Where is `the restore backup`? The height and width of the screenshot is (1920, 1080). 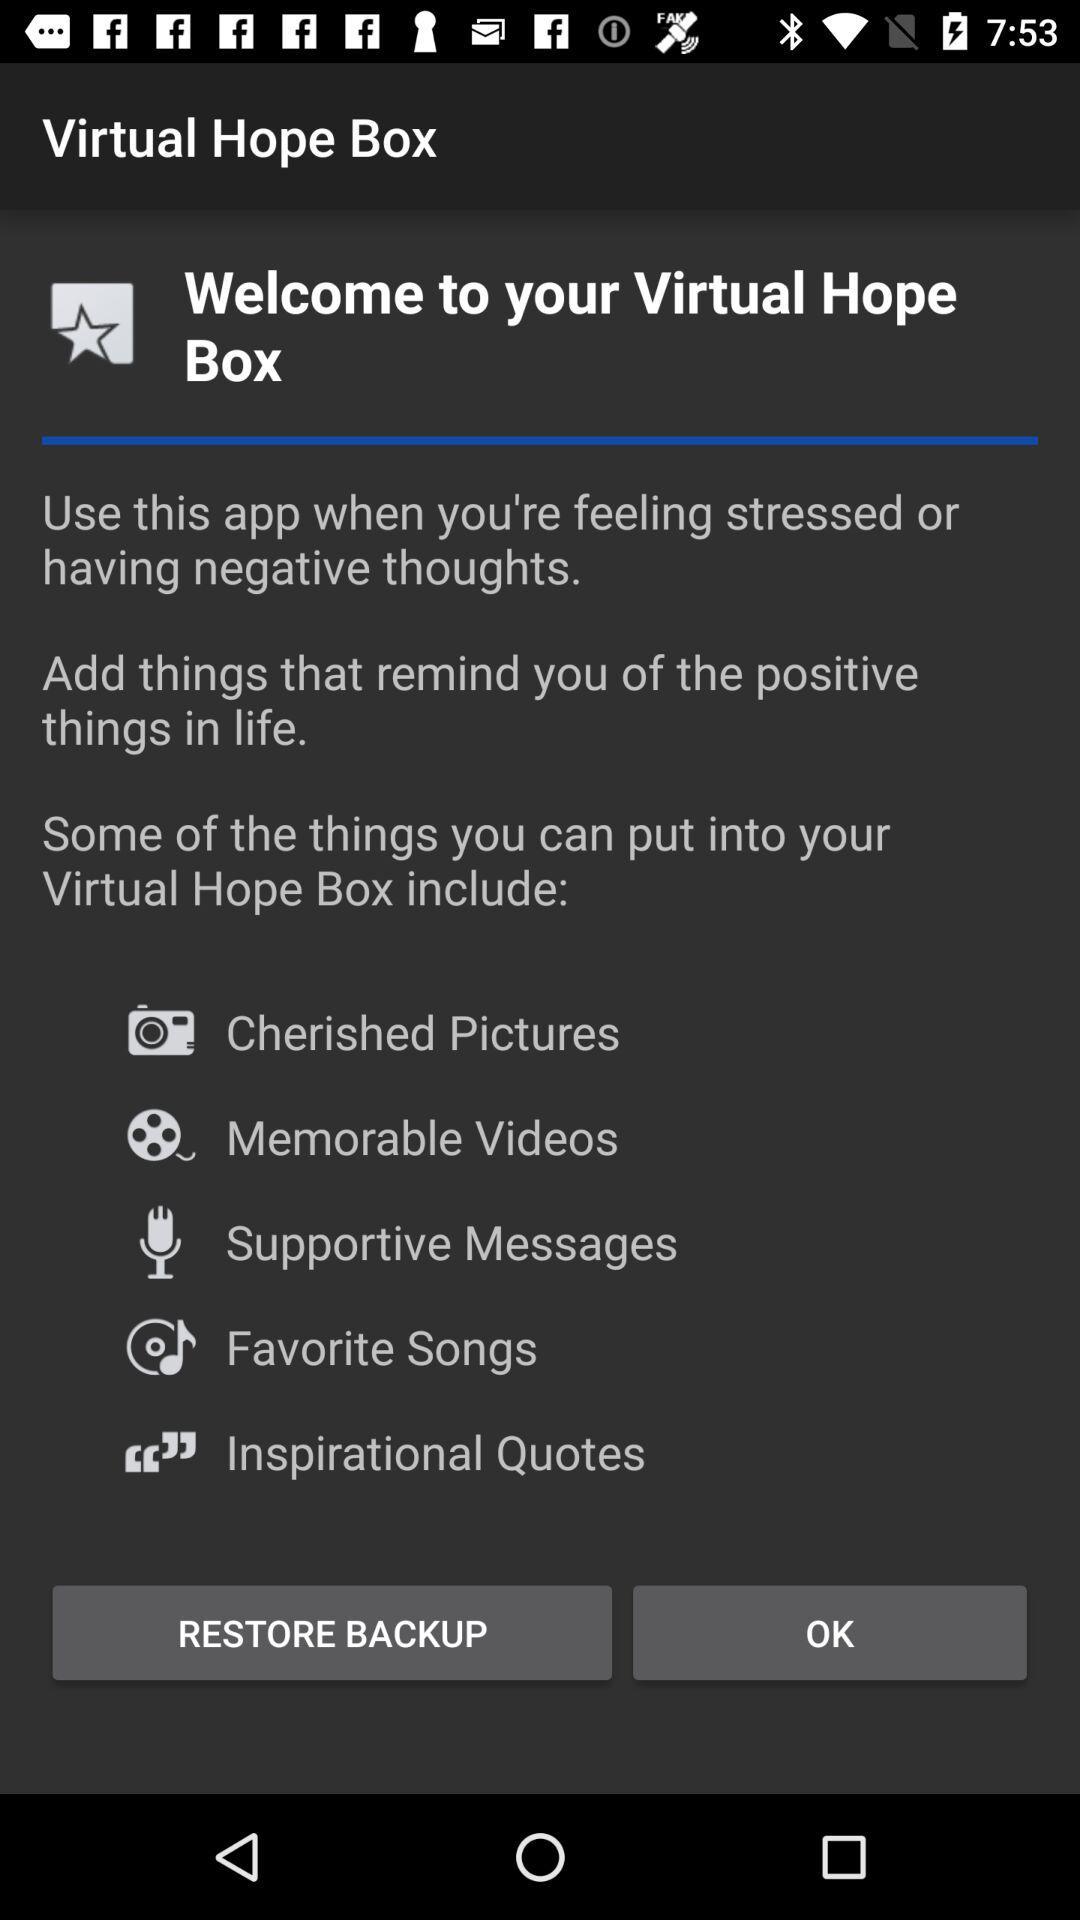 the restore backup is located at coordinates (331, 1632).